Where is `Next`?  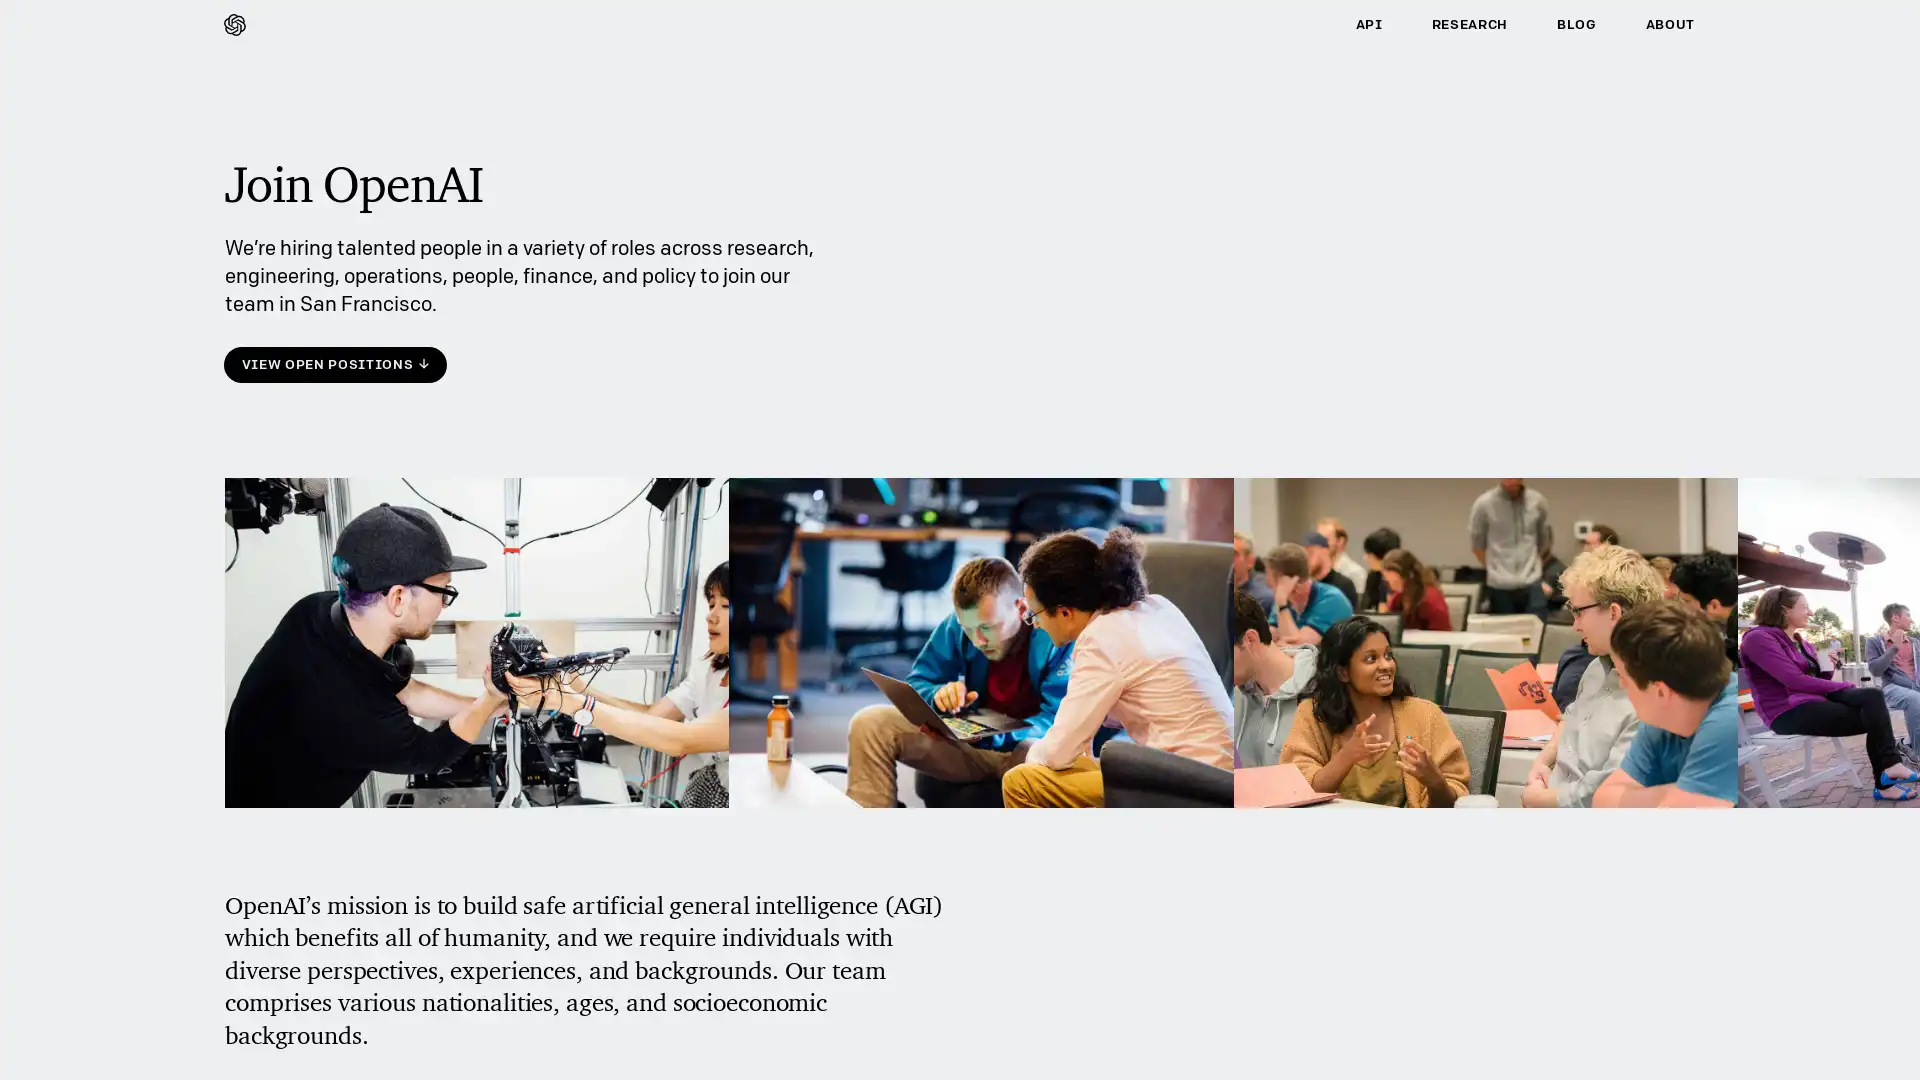
Next is located at coordinates (1670, 678).